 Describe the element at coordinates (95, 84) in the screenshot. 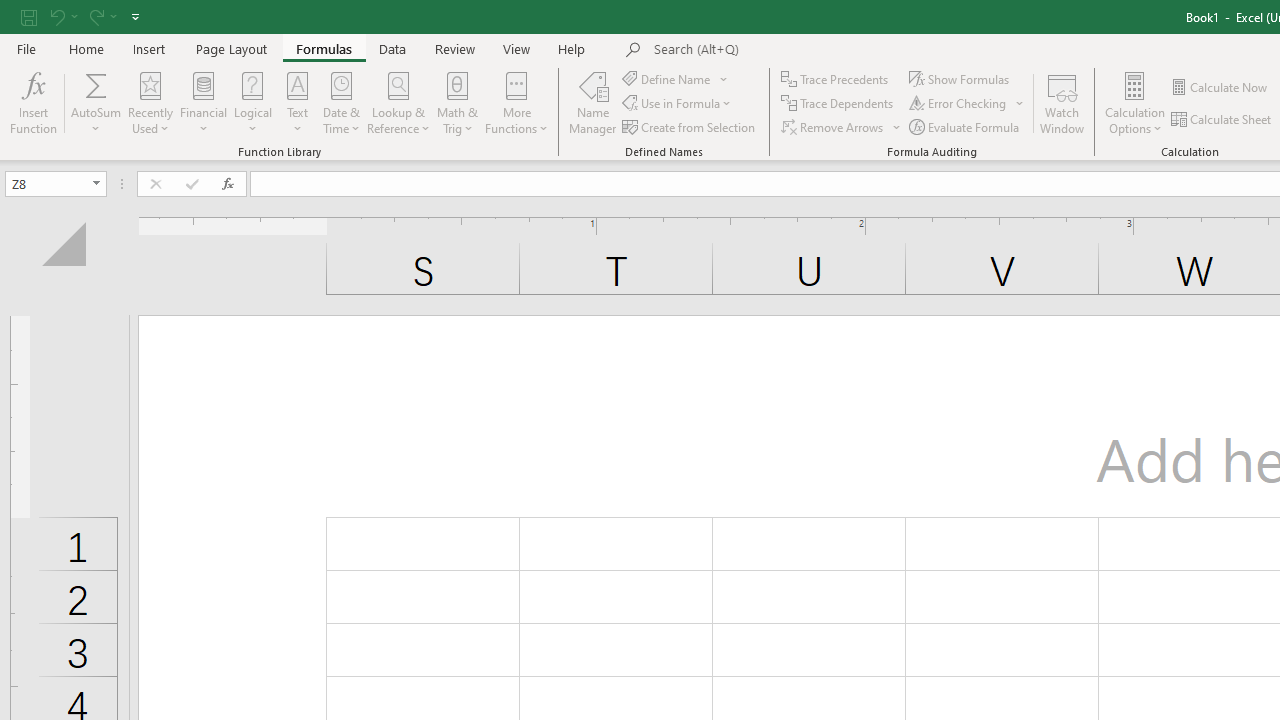

I see `'Sum'` at that location.